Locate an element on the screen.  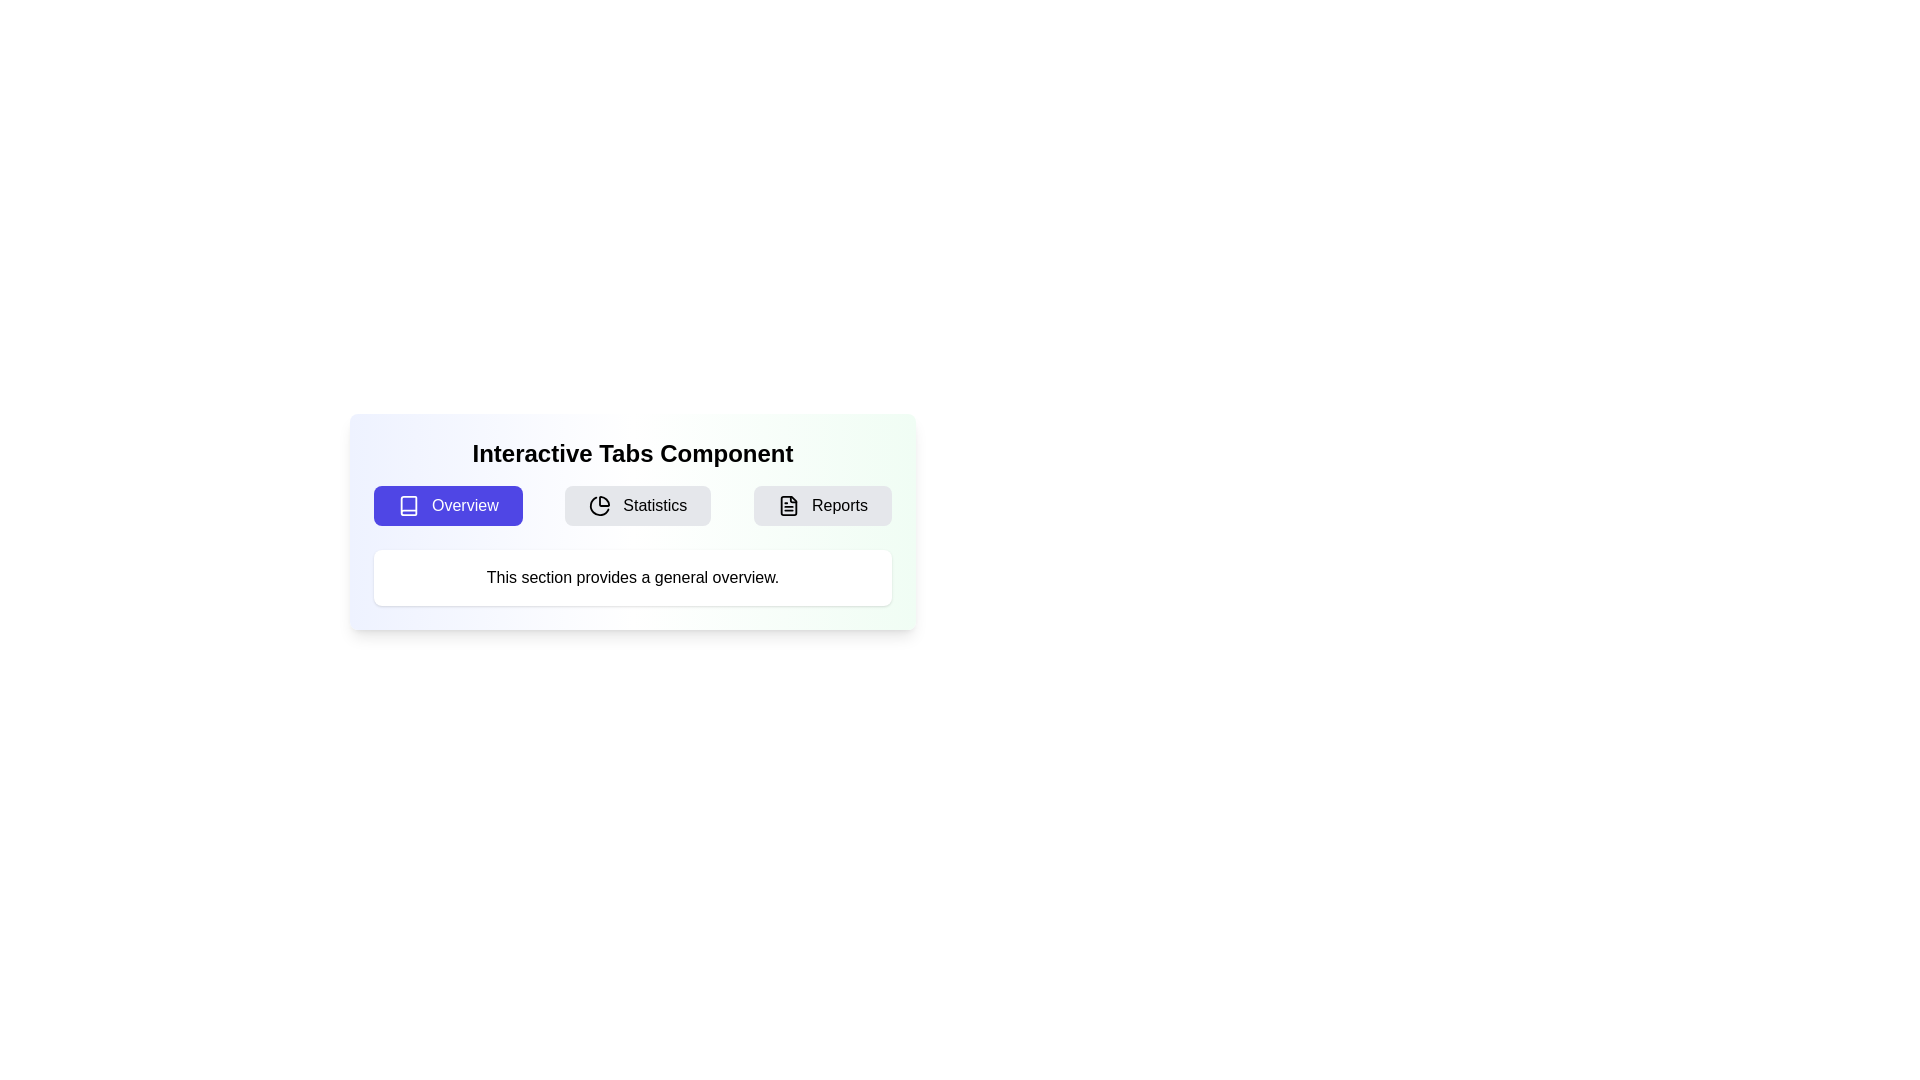
the 'Overview' button which contains a simplistic book icon, represented by a monochrome line drawing centered within the button is located at coordinates (407, 504).